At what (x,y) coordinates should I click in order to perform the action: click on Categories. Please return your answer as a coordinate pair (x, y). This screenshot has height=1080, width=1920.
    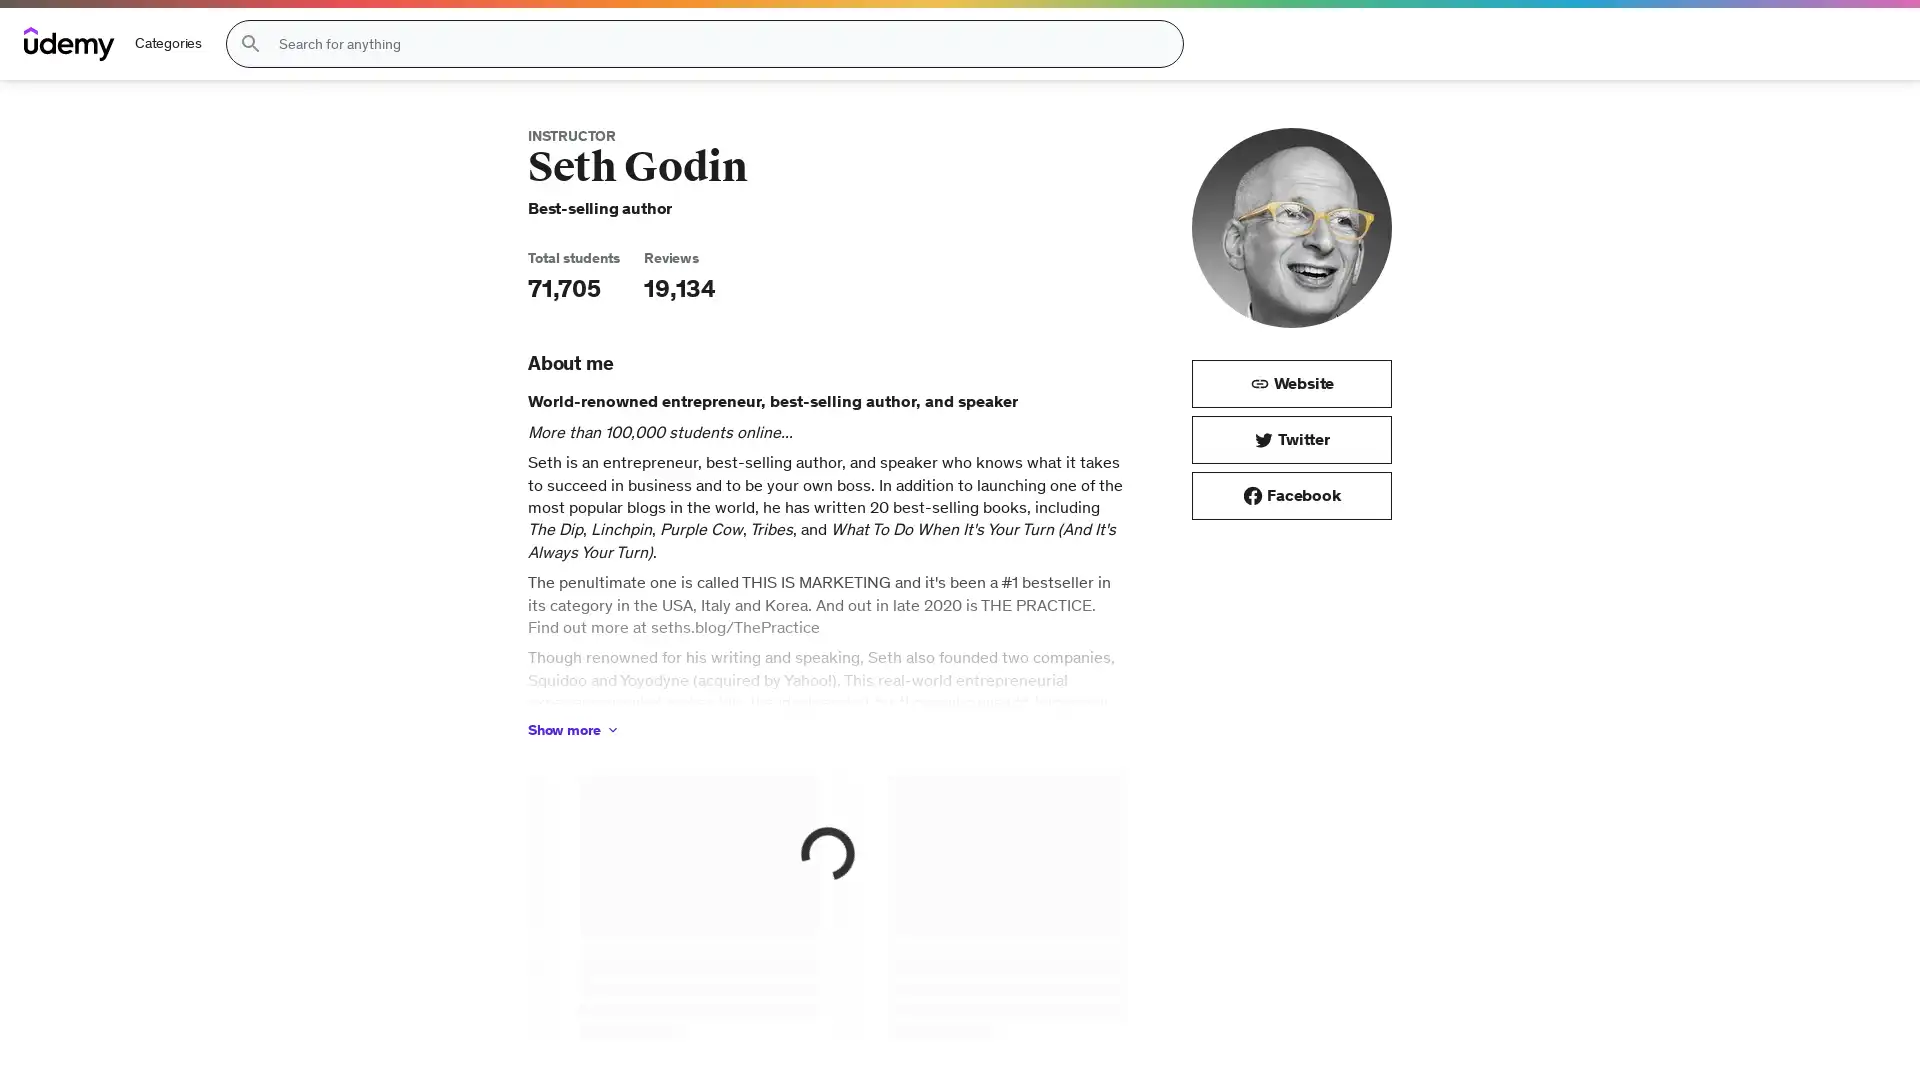
    Looking at the image, I should click on (168, 43).